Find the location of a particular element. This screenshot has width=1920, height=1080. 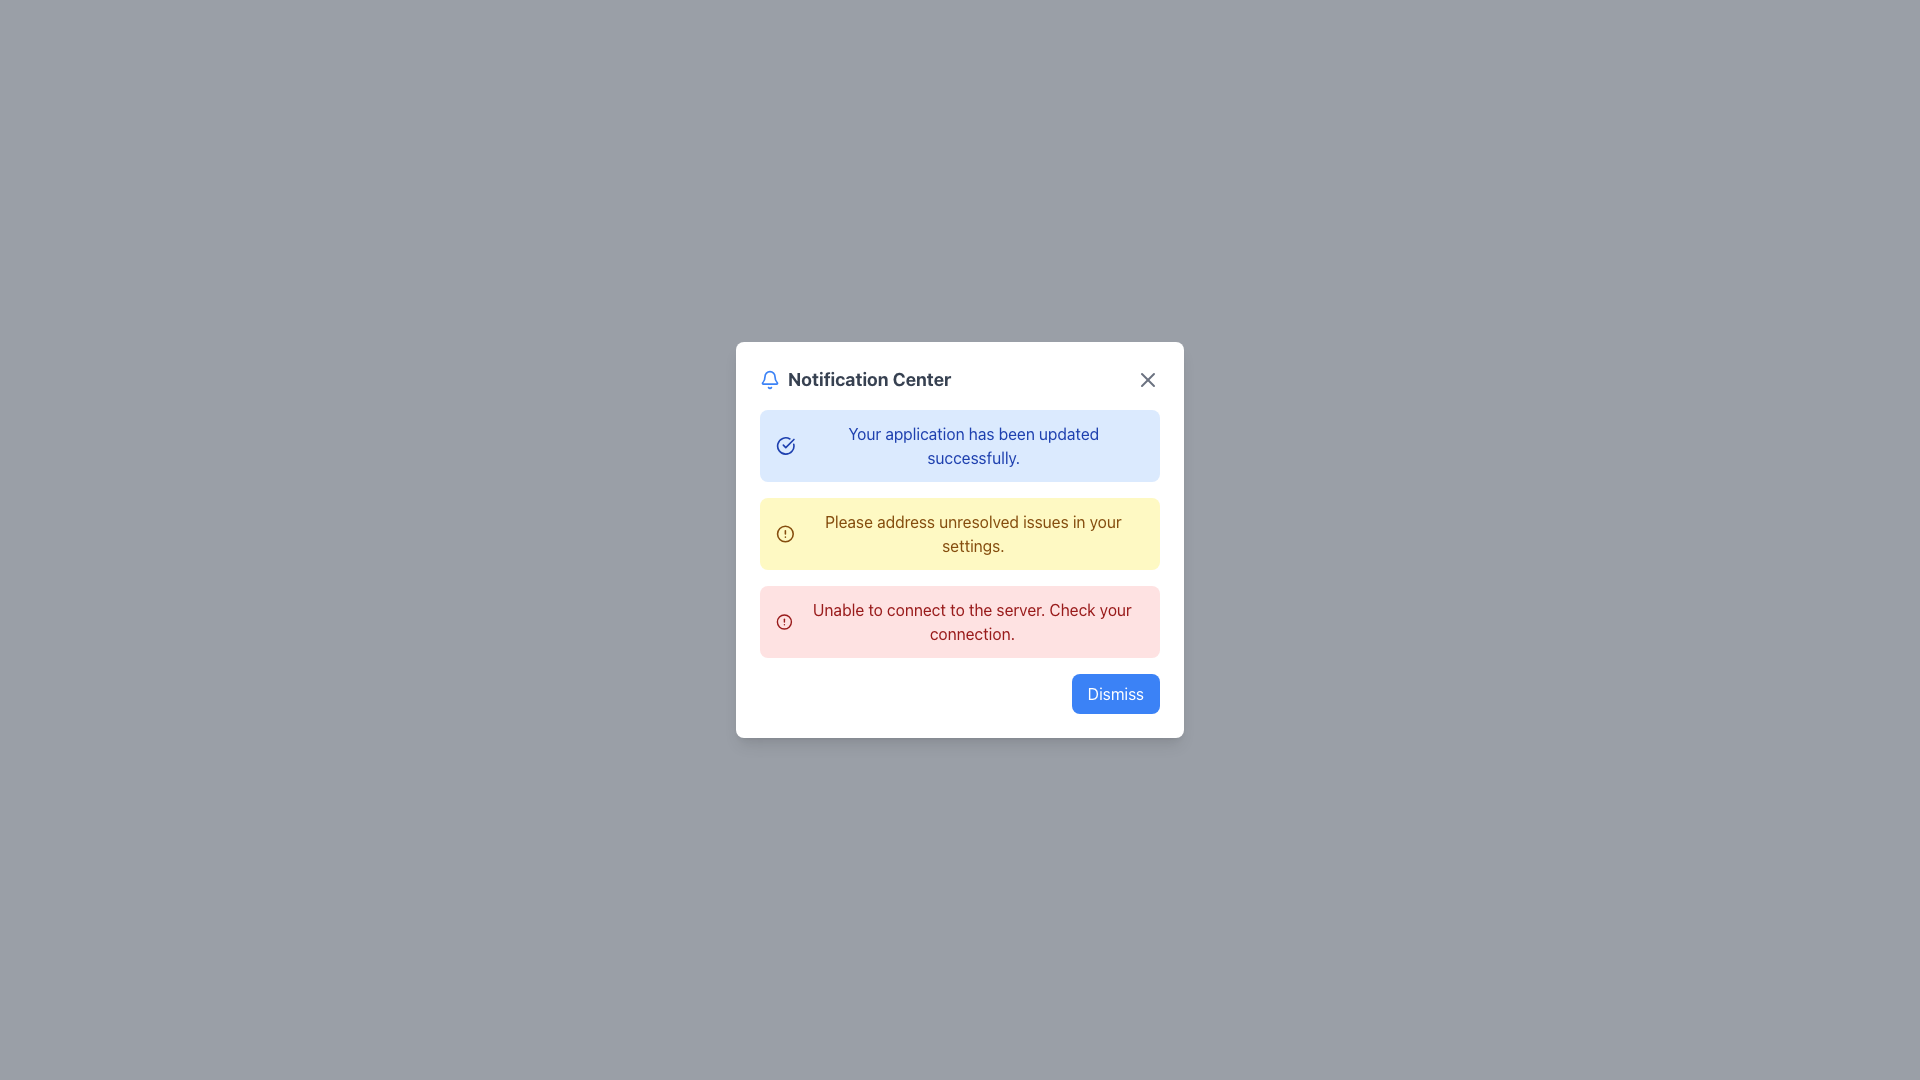

the bell icon located in the top-left corner of the 'Notification Center' modal, which serves as a visual cue for notifications is located at coordinates (768, 377).